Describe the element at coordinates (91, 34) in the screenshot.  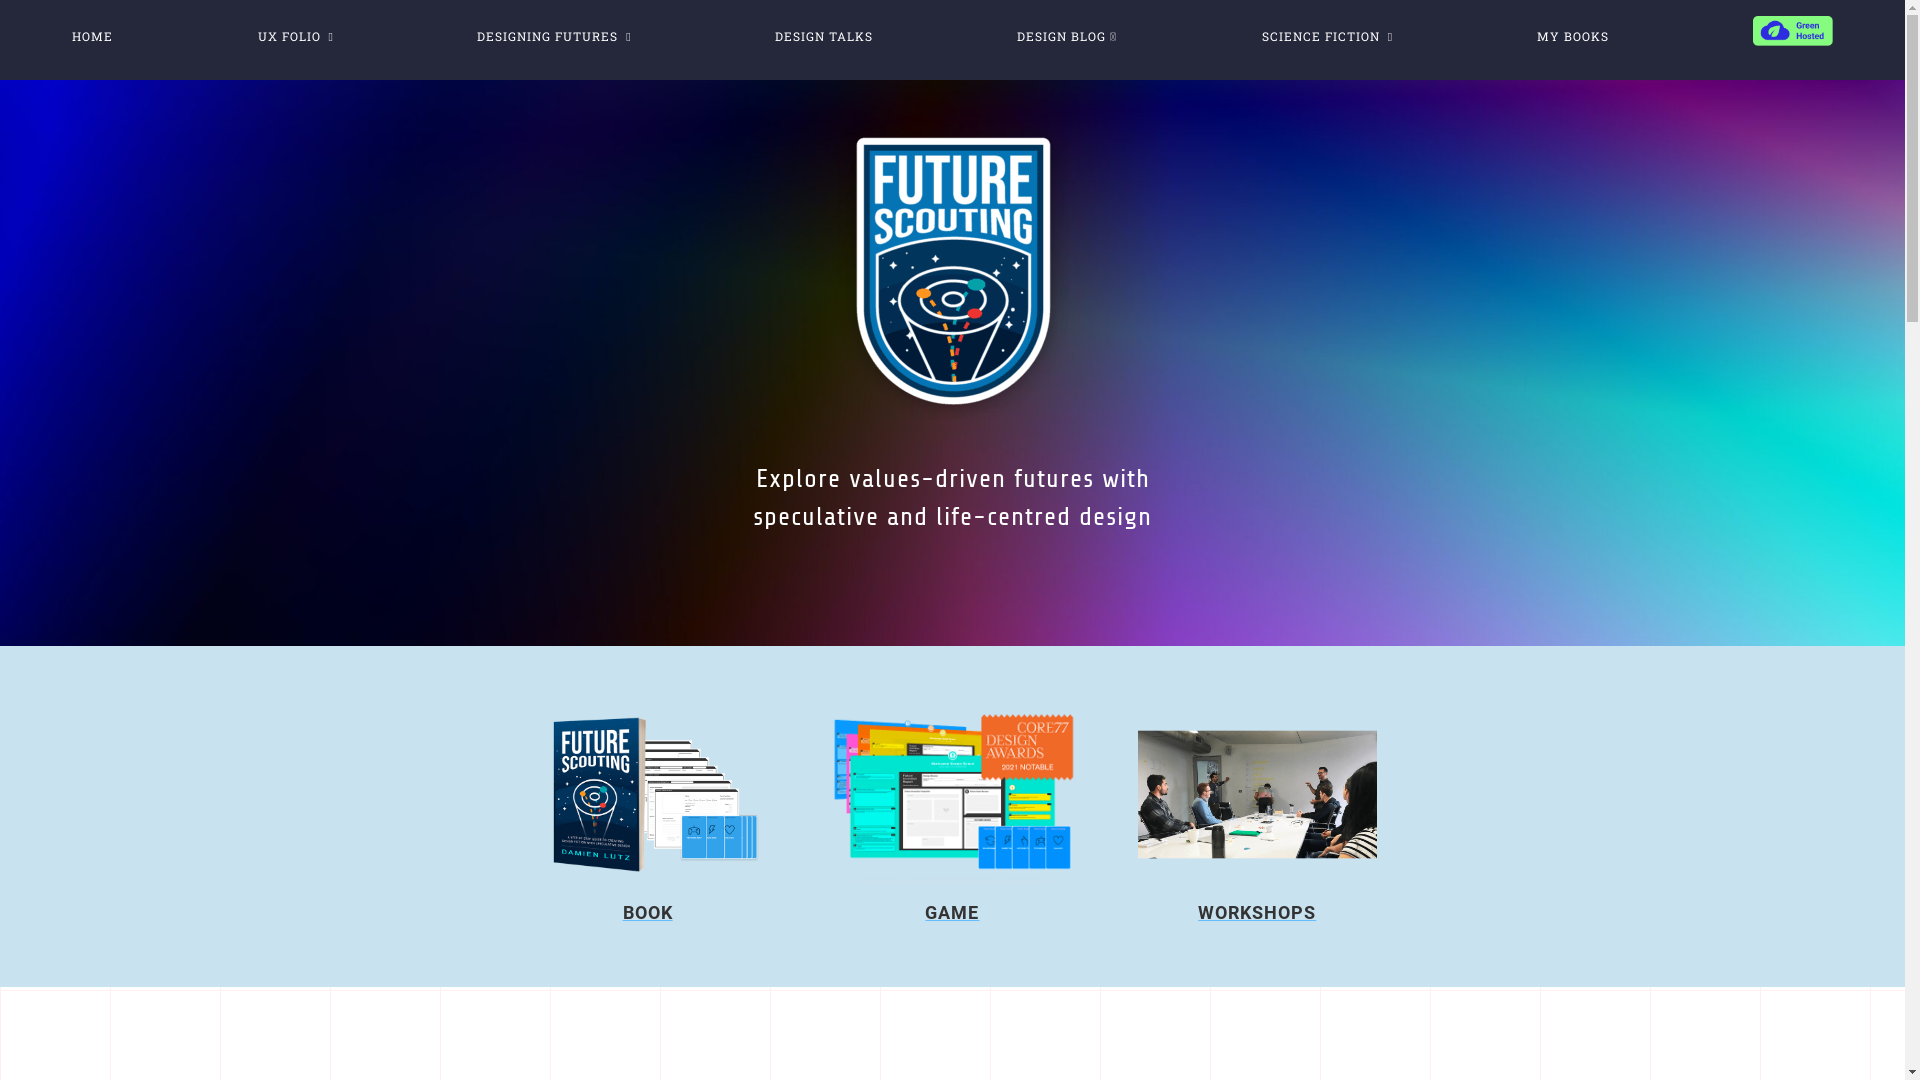
I see `'HOME'` at that location.